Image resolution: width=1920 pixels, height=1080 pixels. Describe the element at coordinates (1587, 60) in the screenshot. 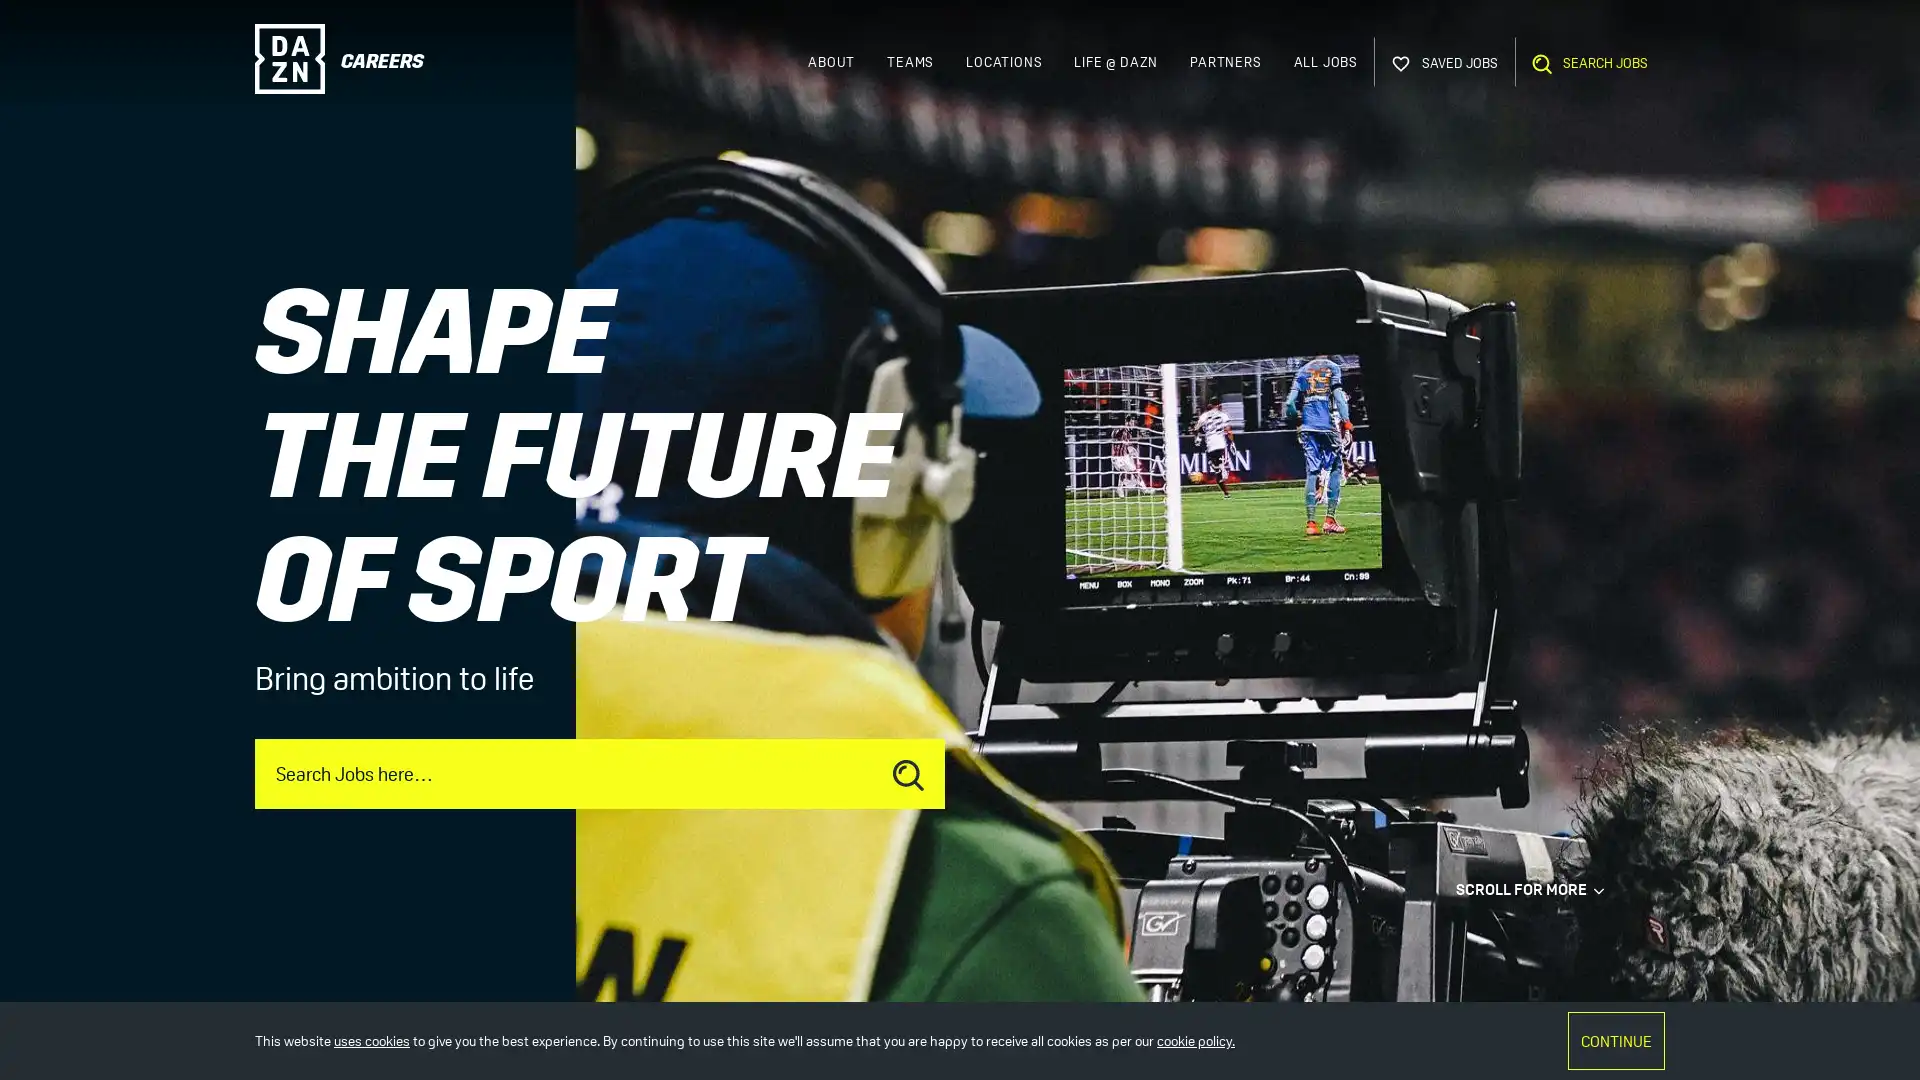

I see `Open Search Bar SEARCH JOBS` at that location.